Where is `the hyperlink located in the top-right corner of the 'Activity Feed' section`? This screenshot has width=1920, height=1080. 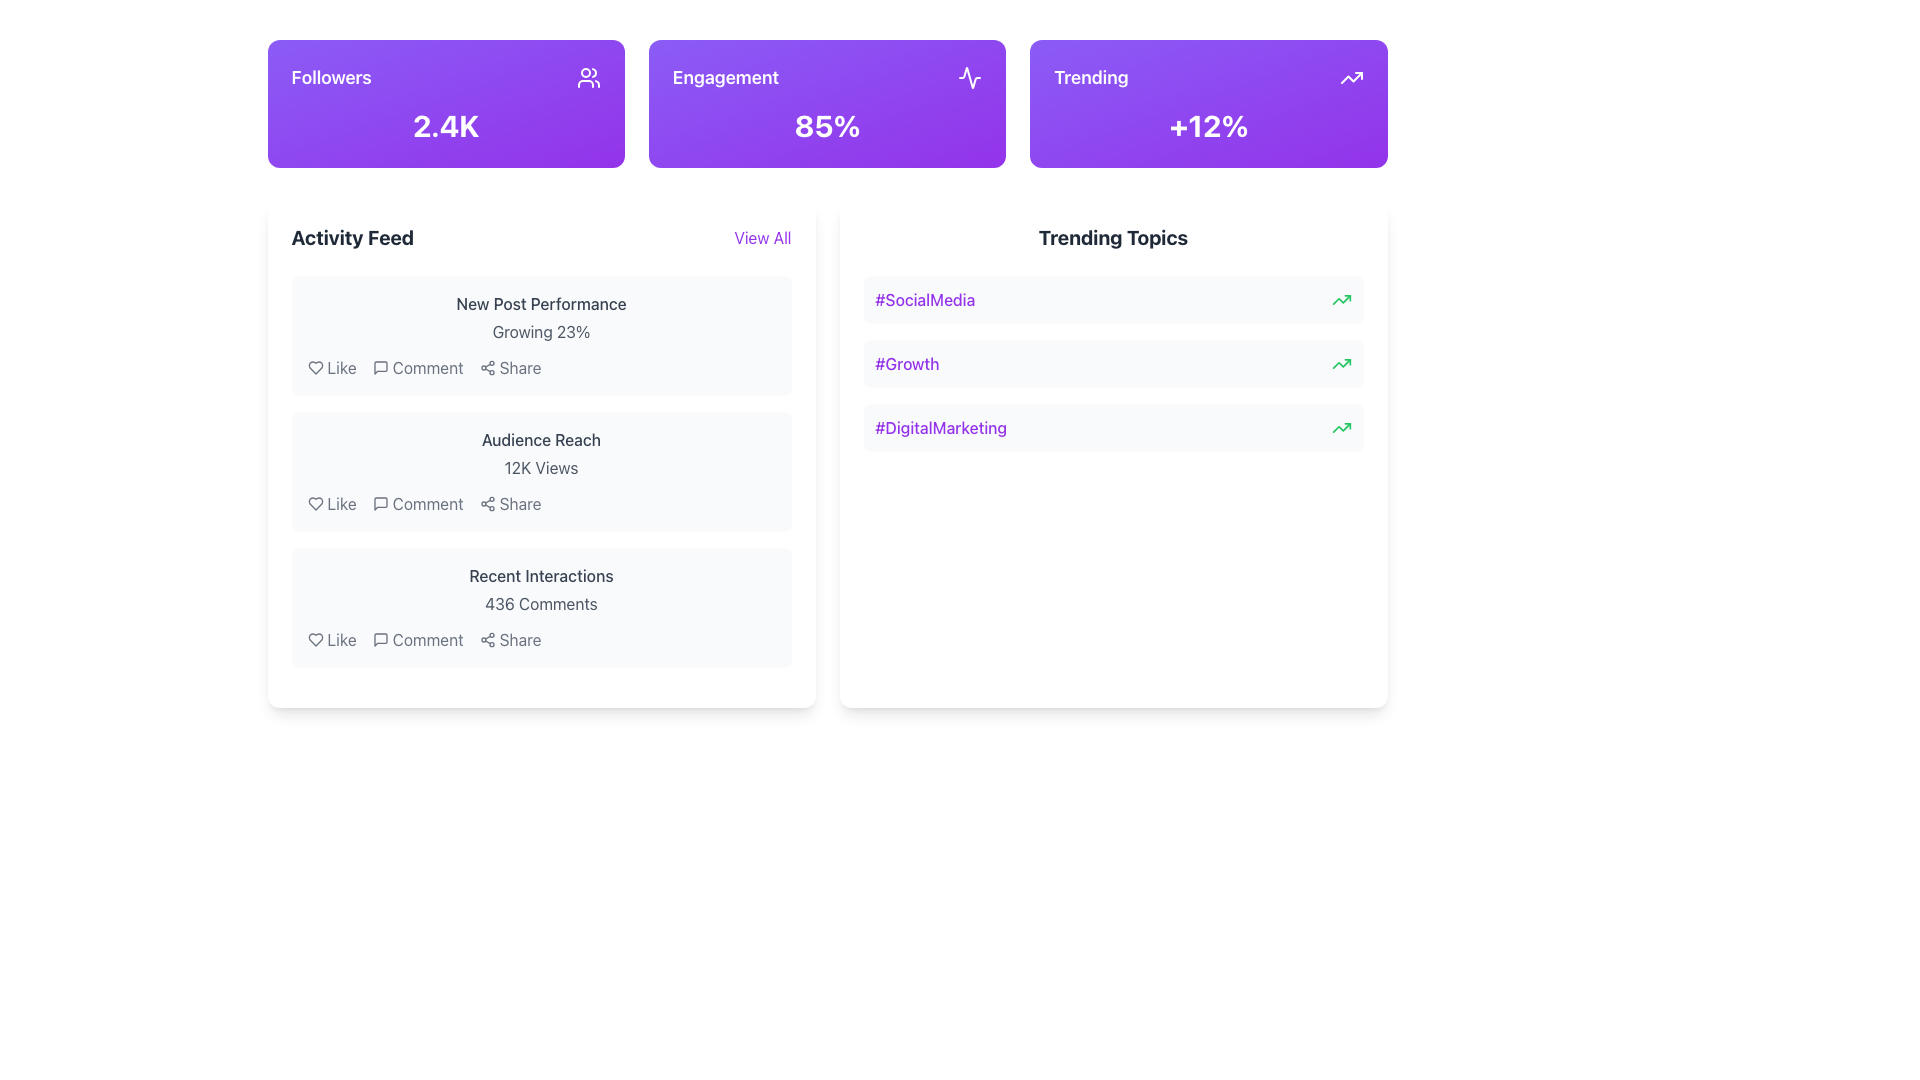
the hyperlink located in the top-right corner of the 'Activity Feed' section is located at coordinates (762, 237).